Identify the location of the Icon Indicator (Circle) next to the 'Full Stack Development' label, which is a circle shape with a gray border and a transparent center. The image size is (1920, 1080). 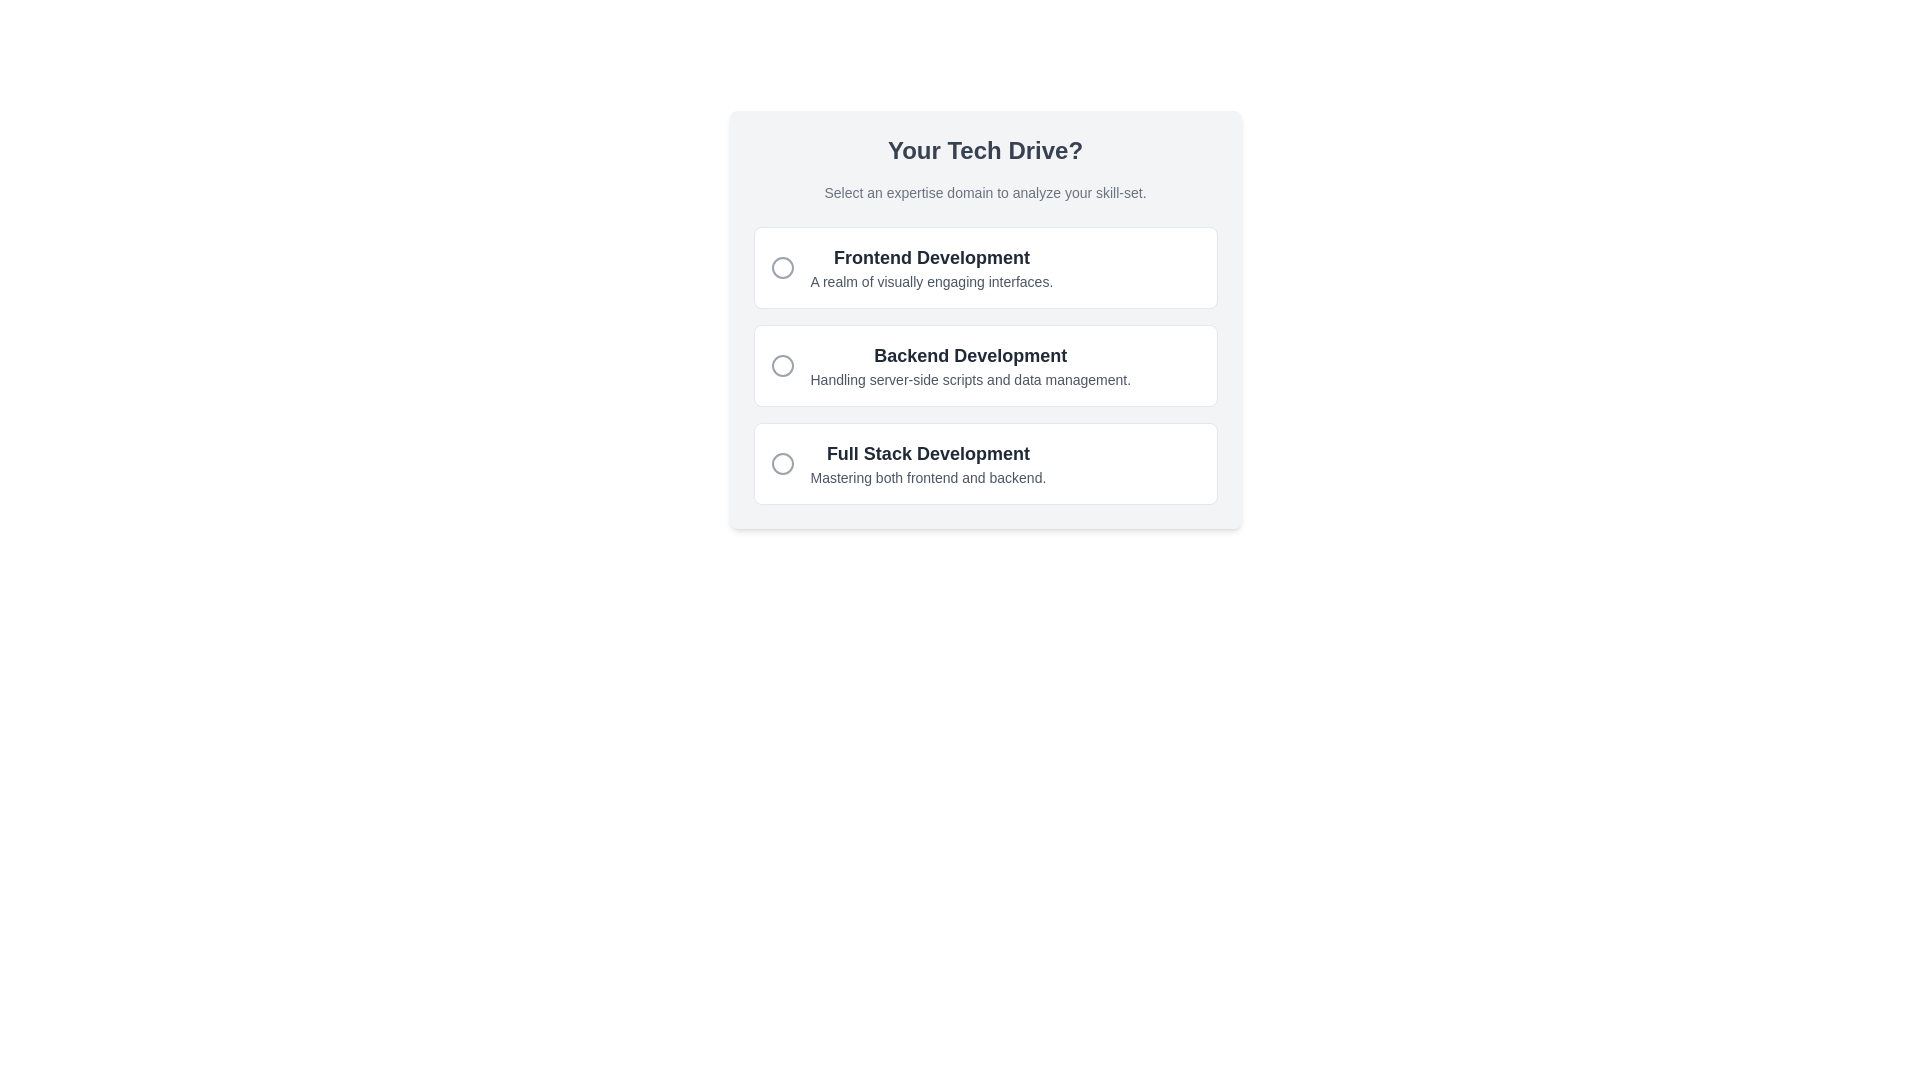
(781, 463).